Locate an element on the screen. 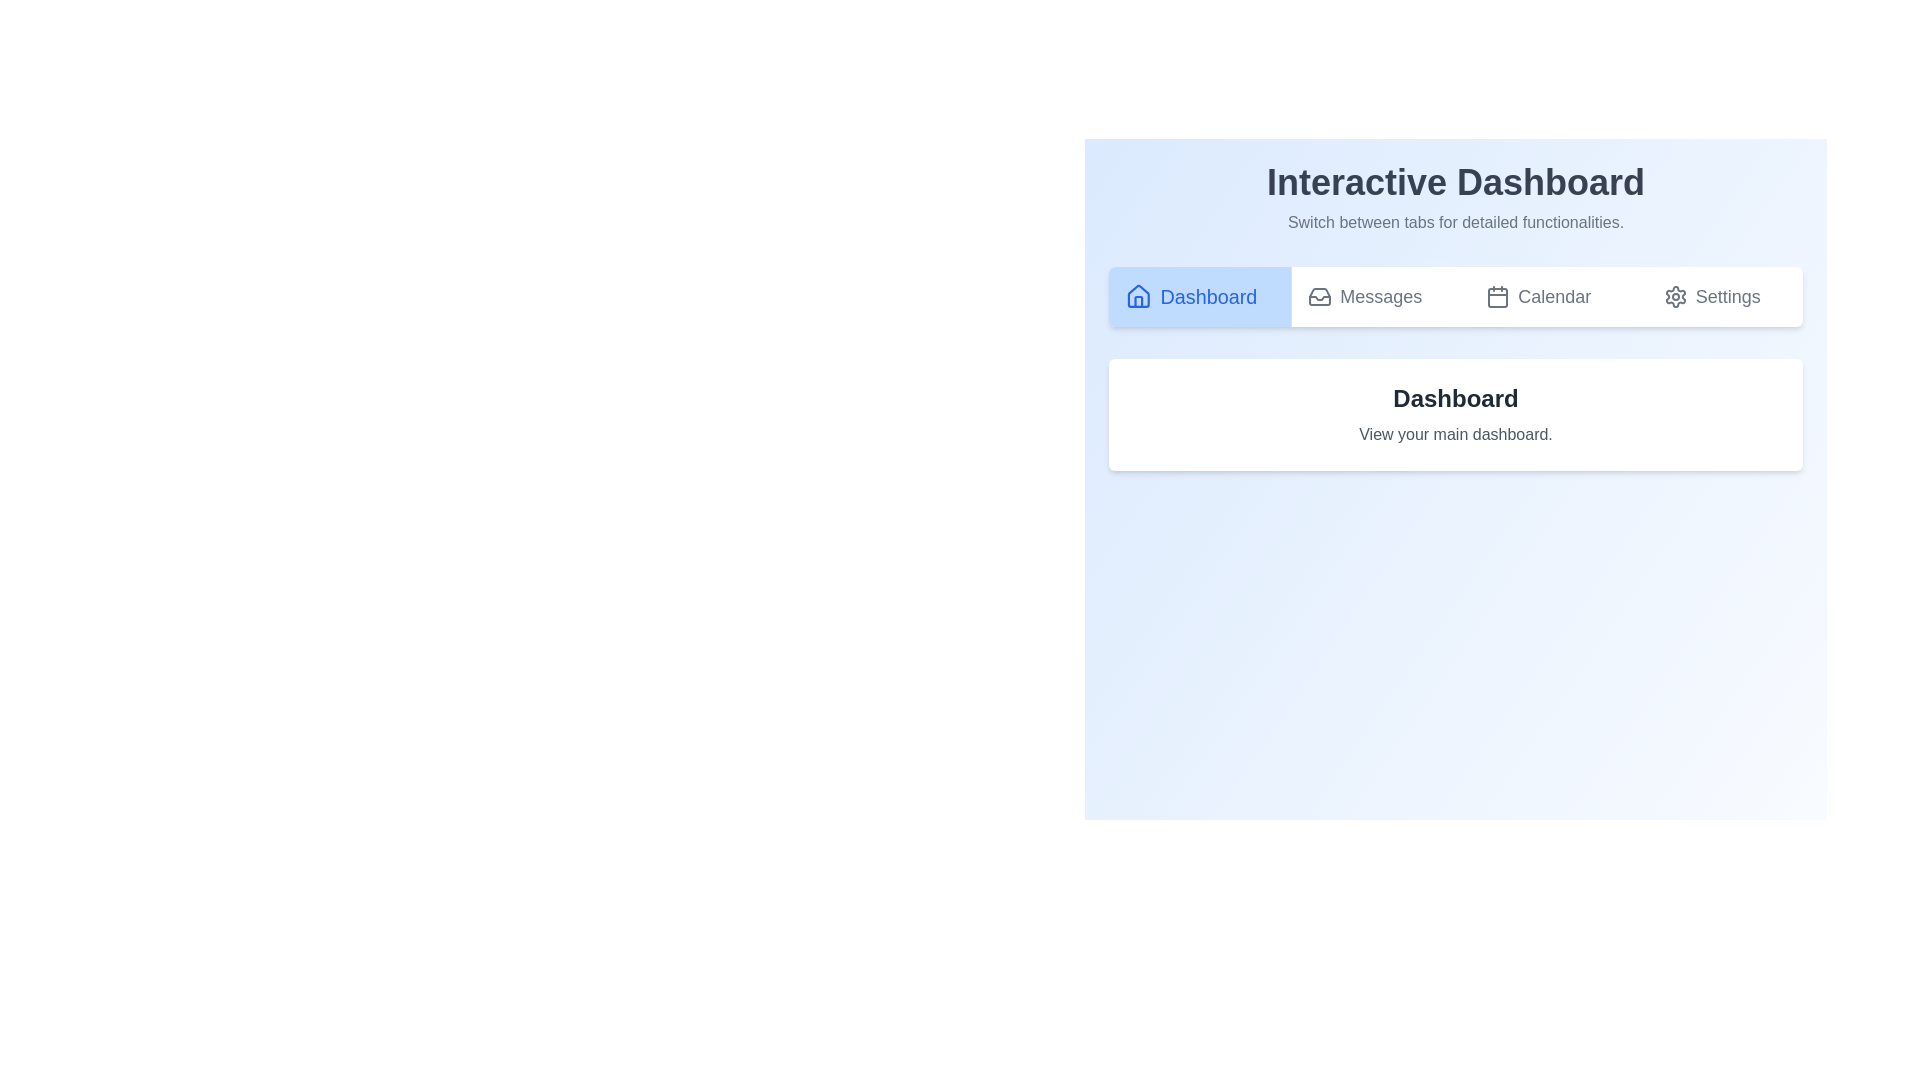  text label for the 'Dashboard' navigation button, which directs the user to the dashboard view is located at coordinates (1208, 297).